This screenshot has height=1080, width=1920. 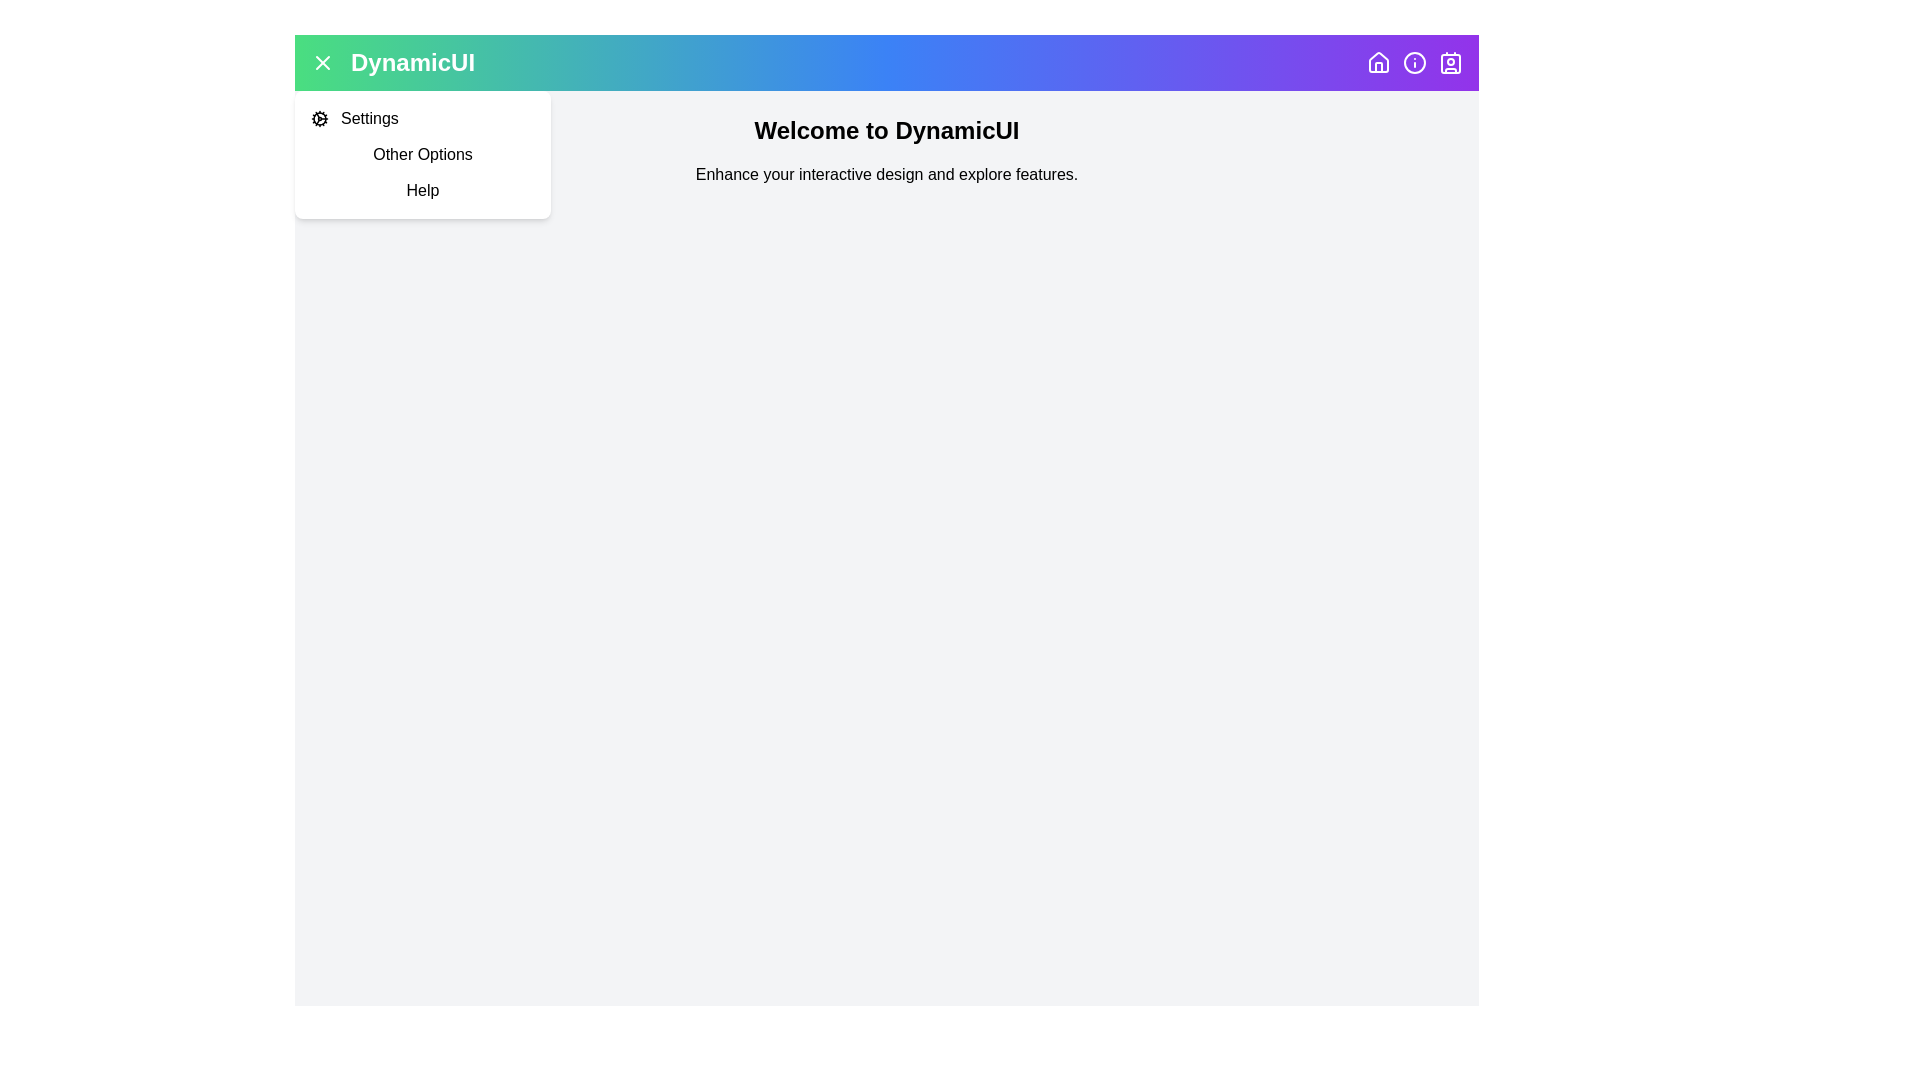 What do you see at coordinates (1377, 60) in the screenshot?
I see `the home icon, which is styled like a house and located on the right side of the top navigation bar` at bounding box center [1377, 60].